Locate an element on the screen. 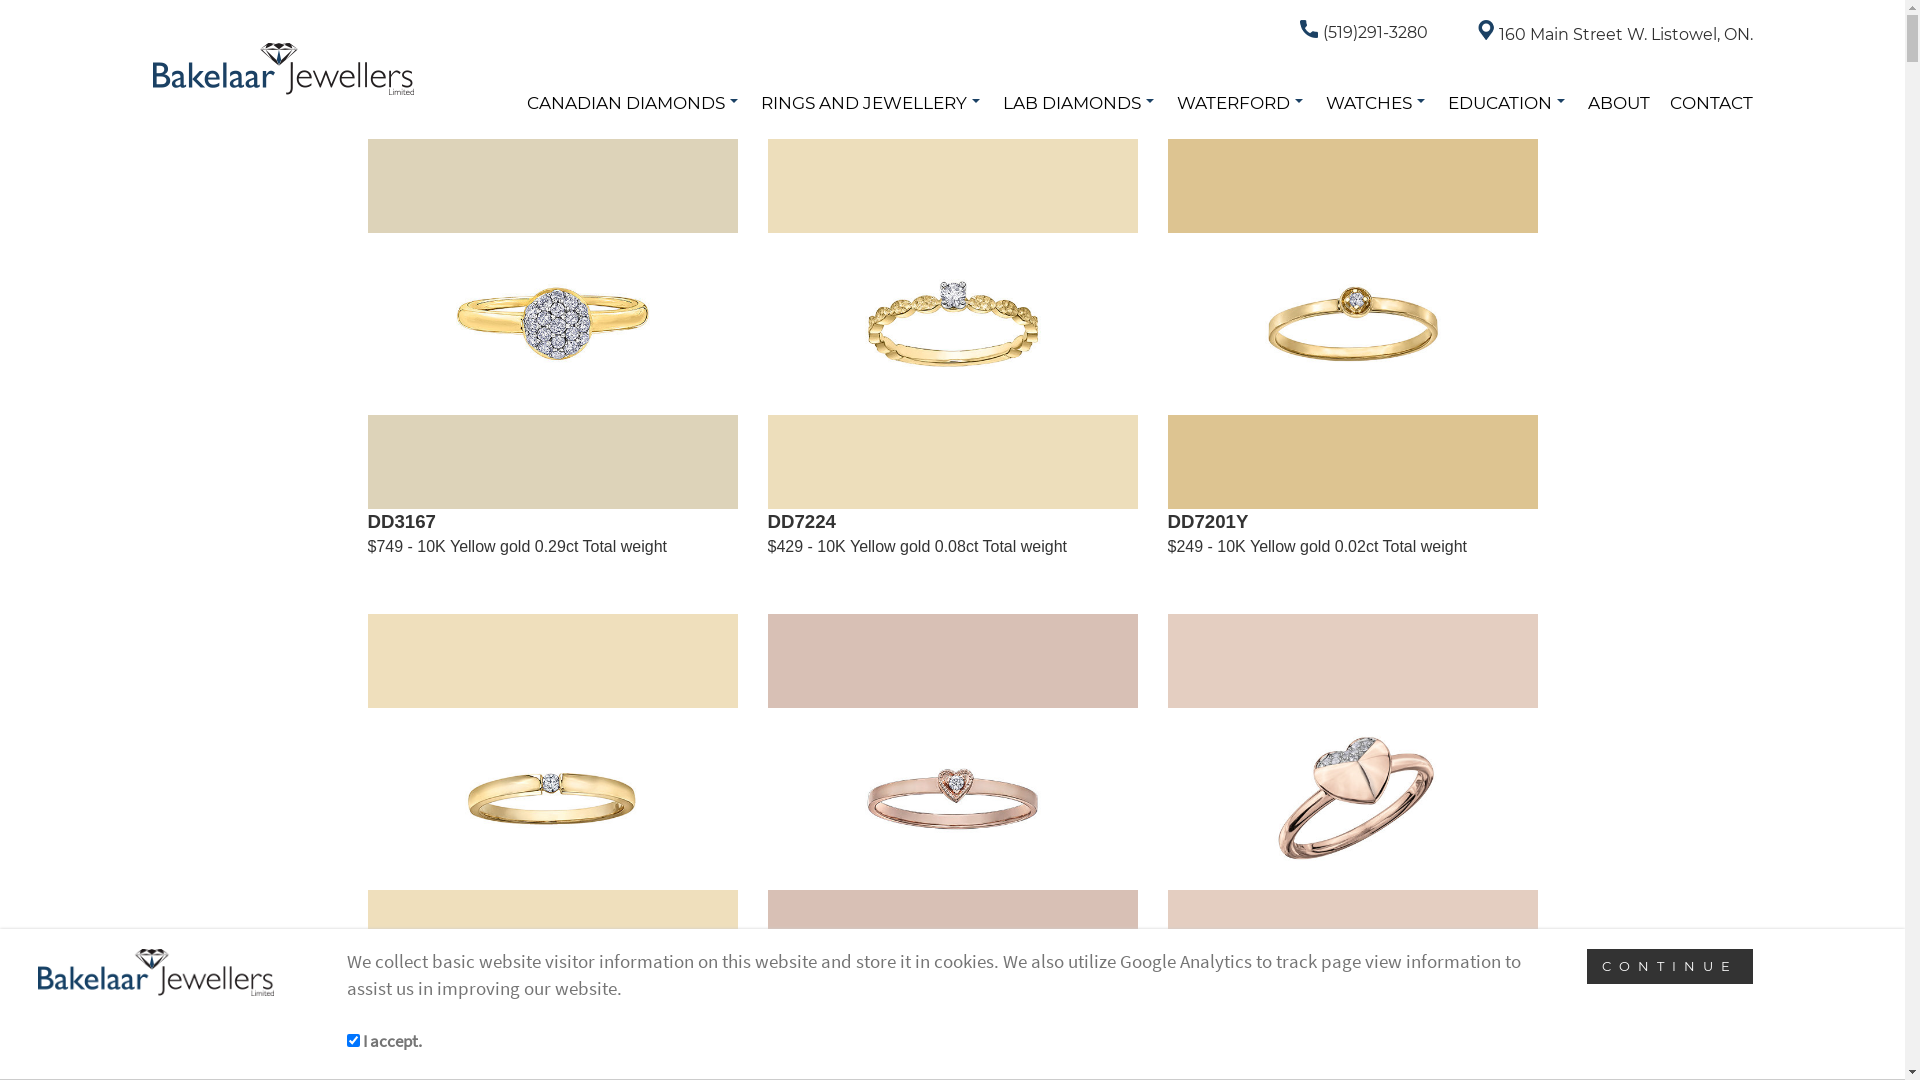  '160 Main Street W. Listowel, ON.' is located at coordinates (1478, 34).